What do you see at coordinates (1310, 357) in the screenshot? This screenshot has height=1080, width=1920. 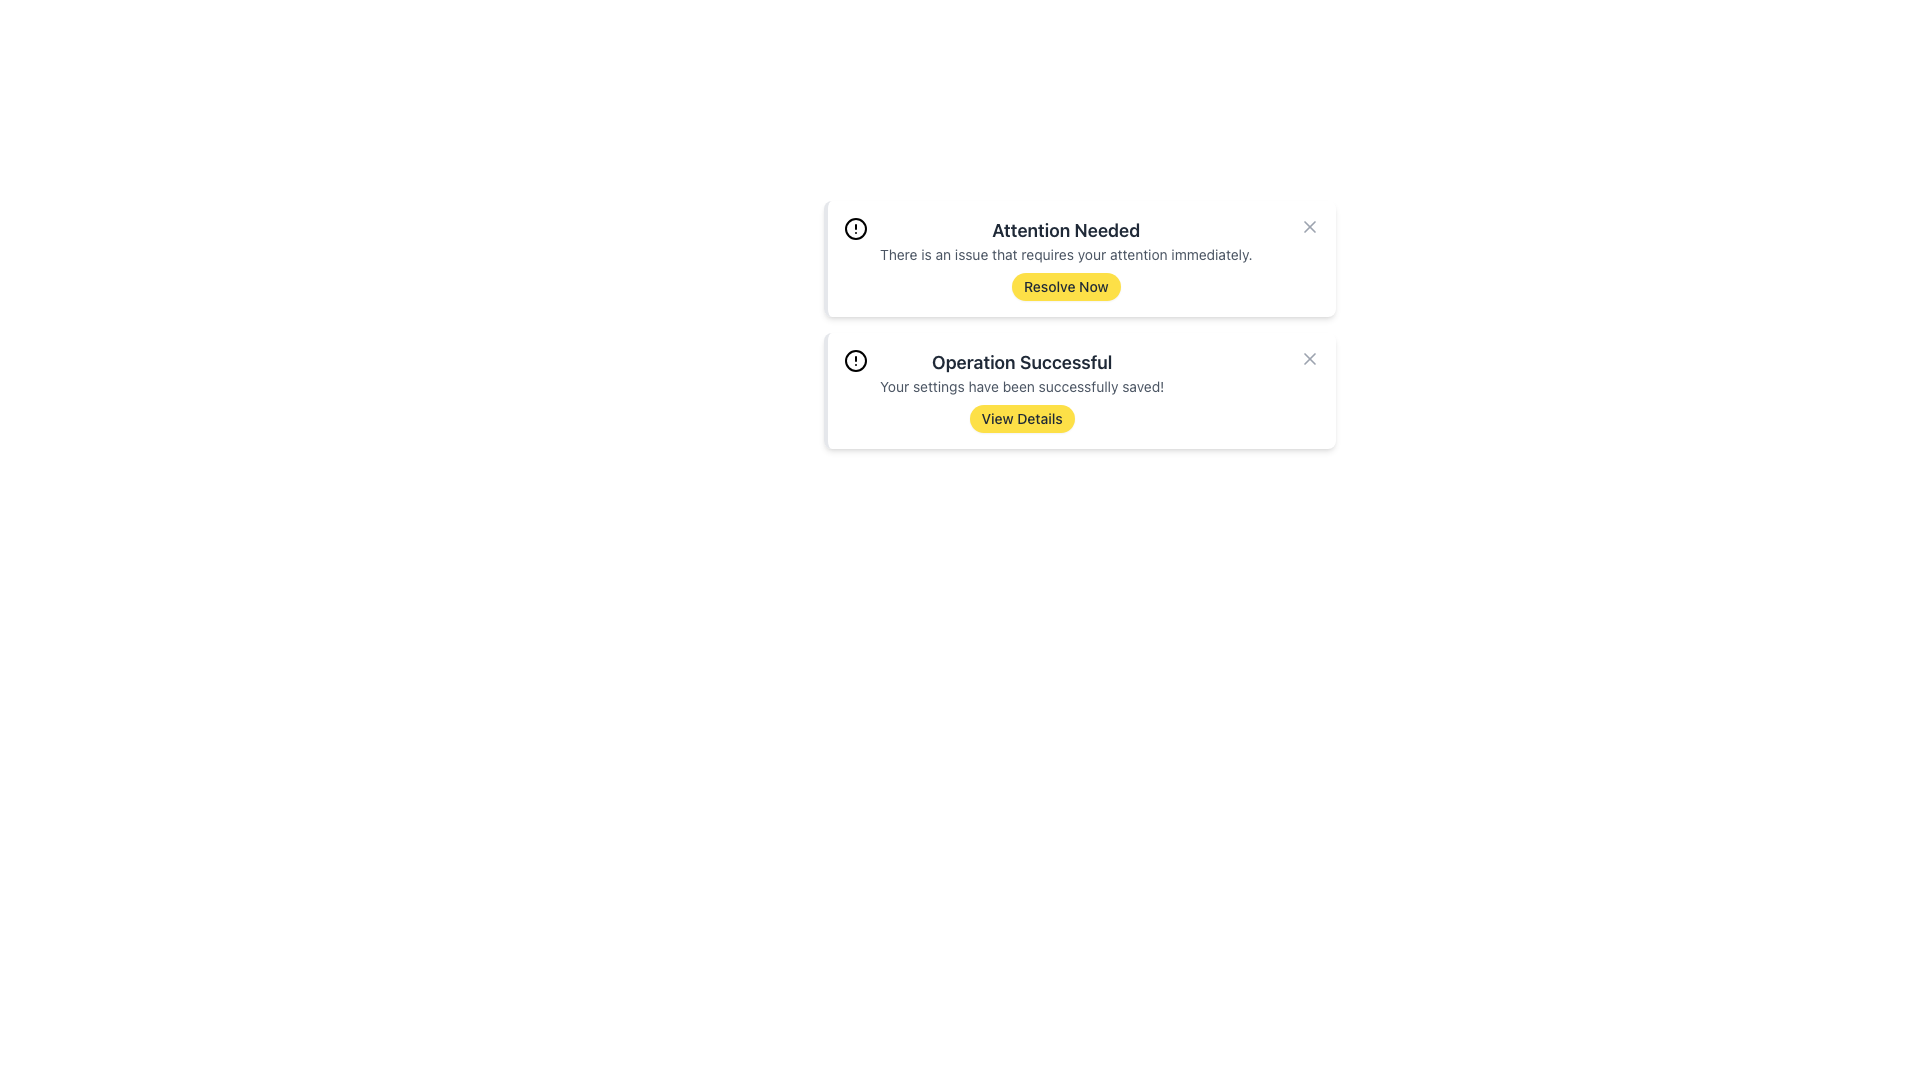 I see `the Close button icon located on the far right side of the 'Operation Successful' notification box` at bounding box center [1310, 357].